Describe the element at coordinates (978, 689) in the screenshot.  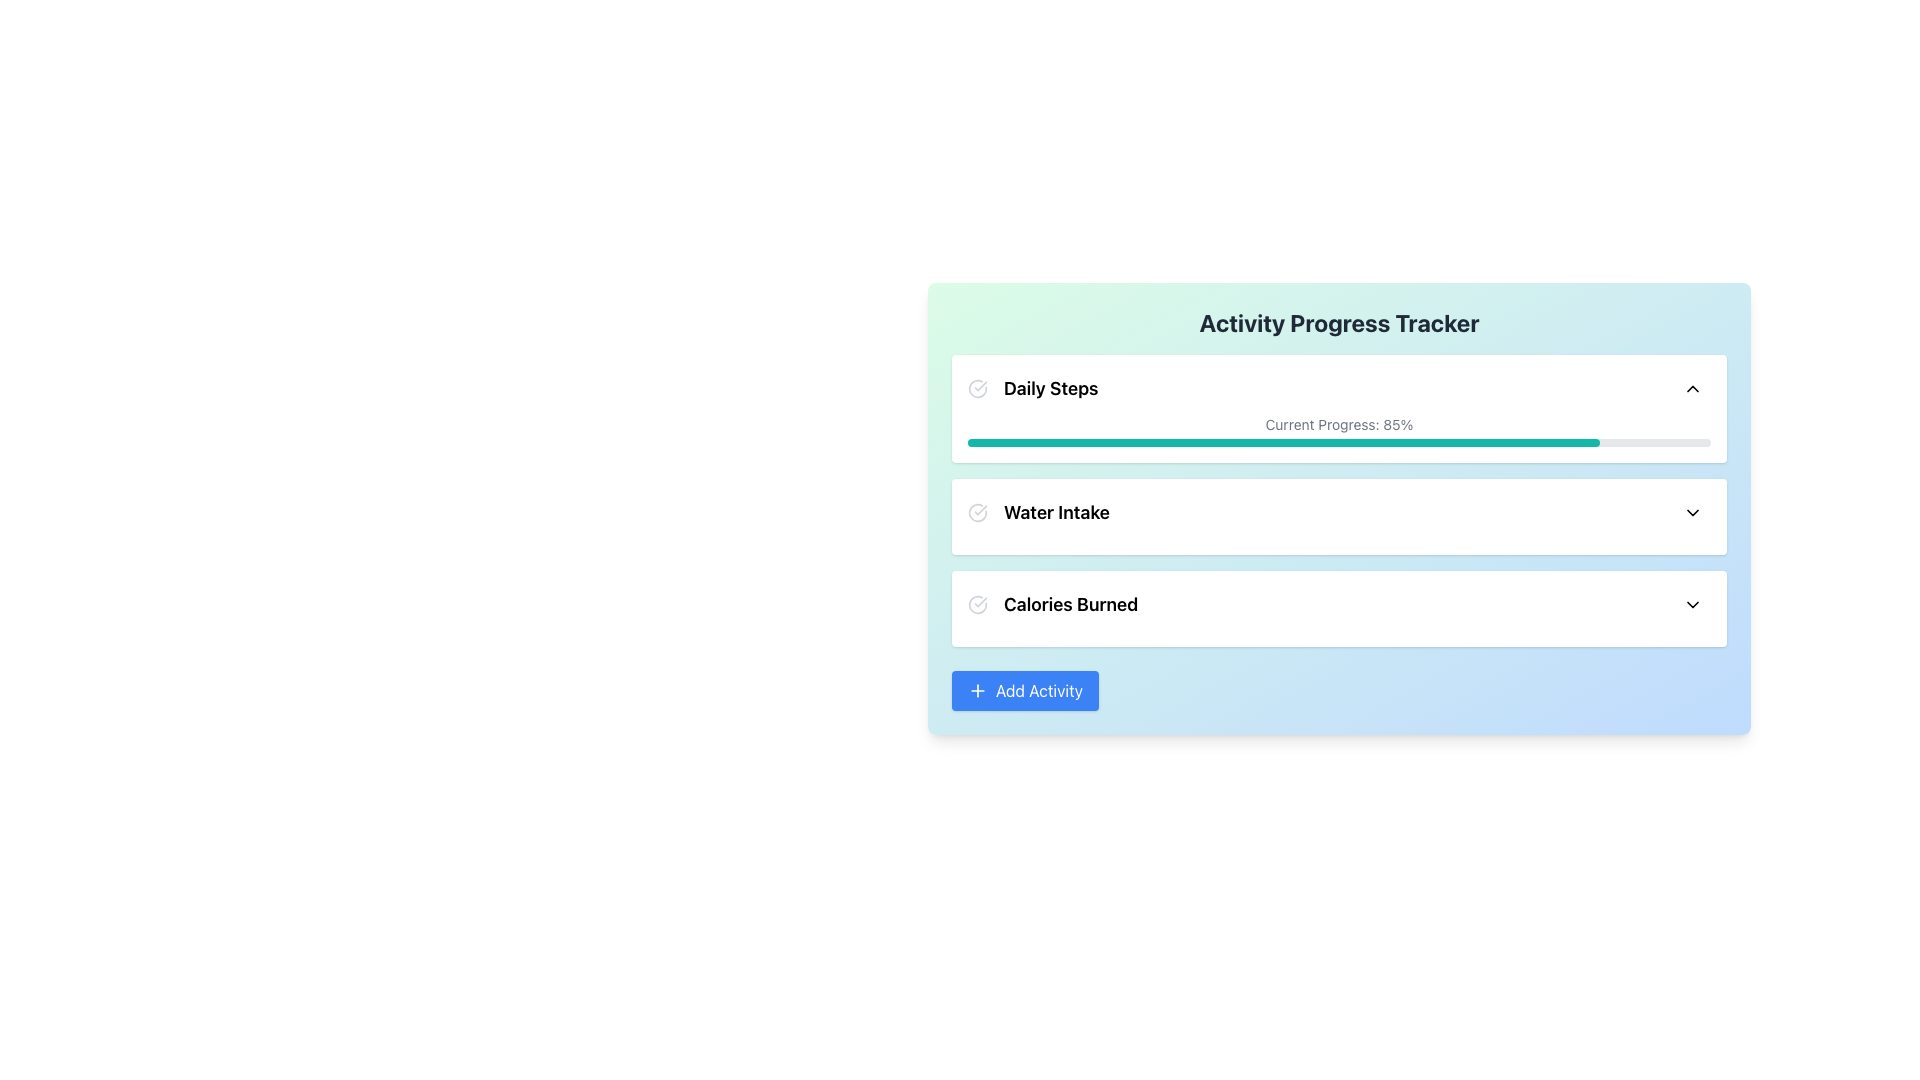
I see `the small blue circular icon with a white plus symbol located to the left of the 'Add Activity' text` at that location.